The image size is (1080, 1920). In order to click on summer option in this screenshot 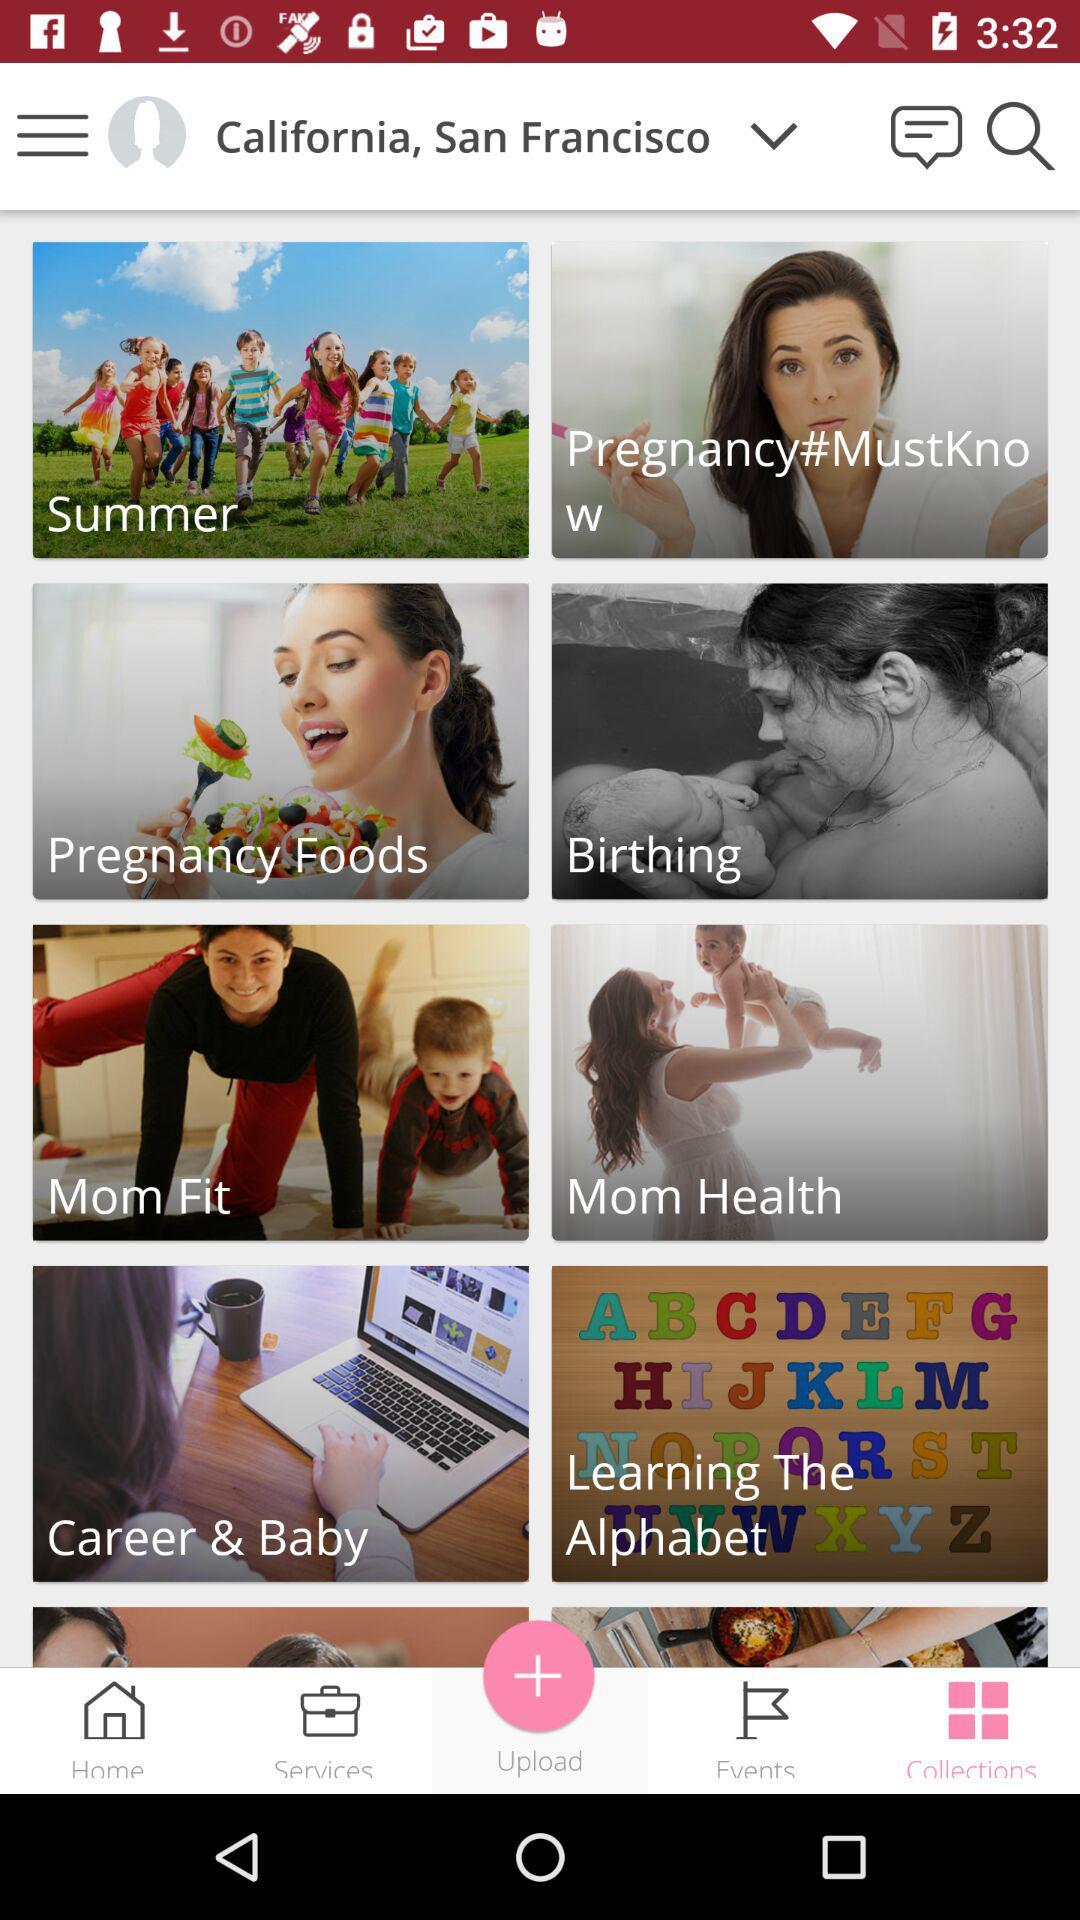, I will do `click(280, 400)`.